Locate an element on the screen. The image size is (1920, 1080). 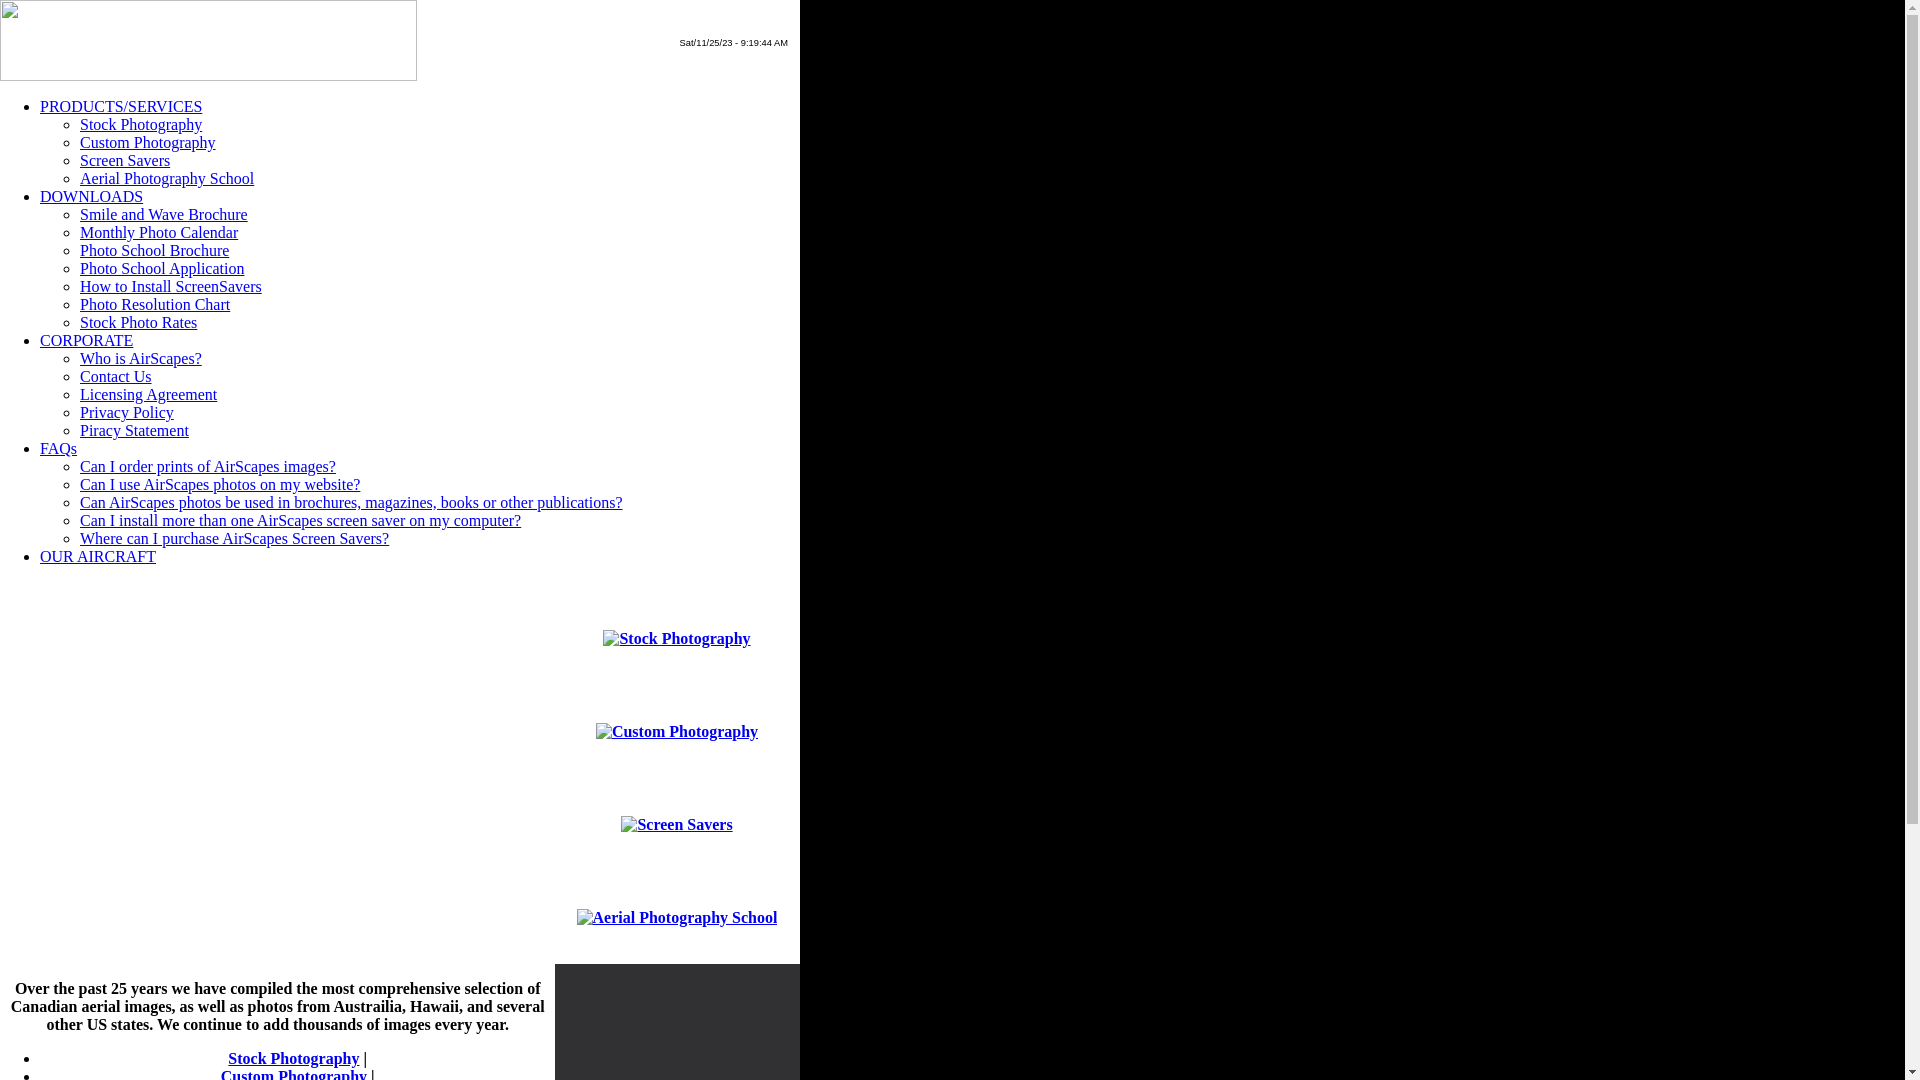
'Where can I purchase AirScapes Screen Savers?' is located at coordinates (234, 537).